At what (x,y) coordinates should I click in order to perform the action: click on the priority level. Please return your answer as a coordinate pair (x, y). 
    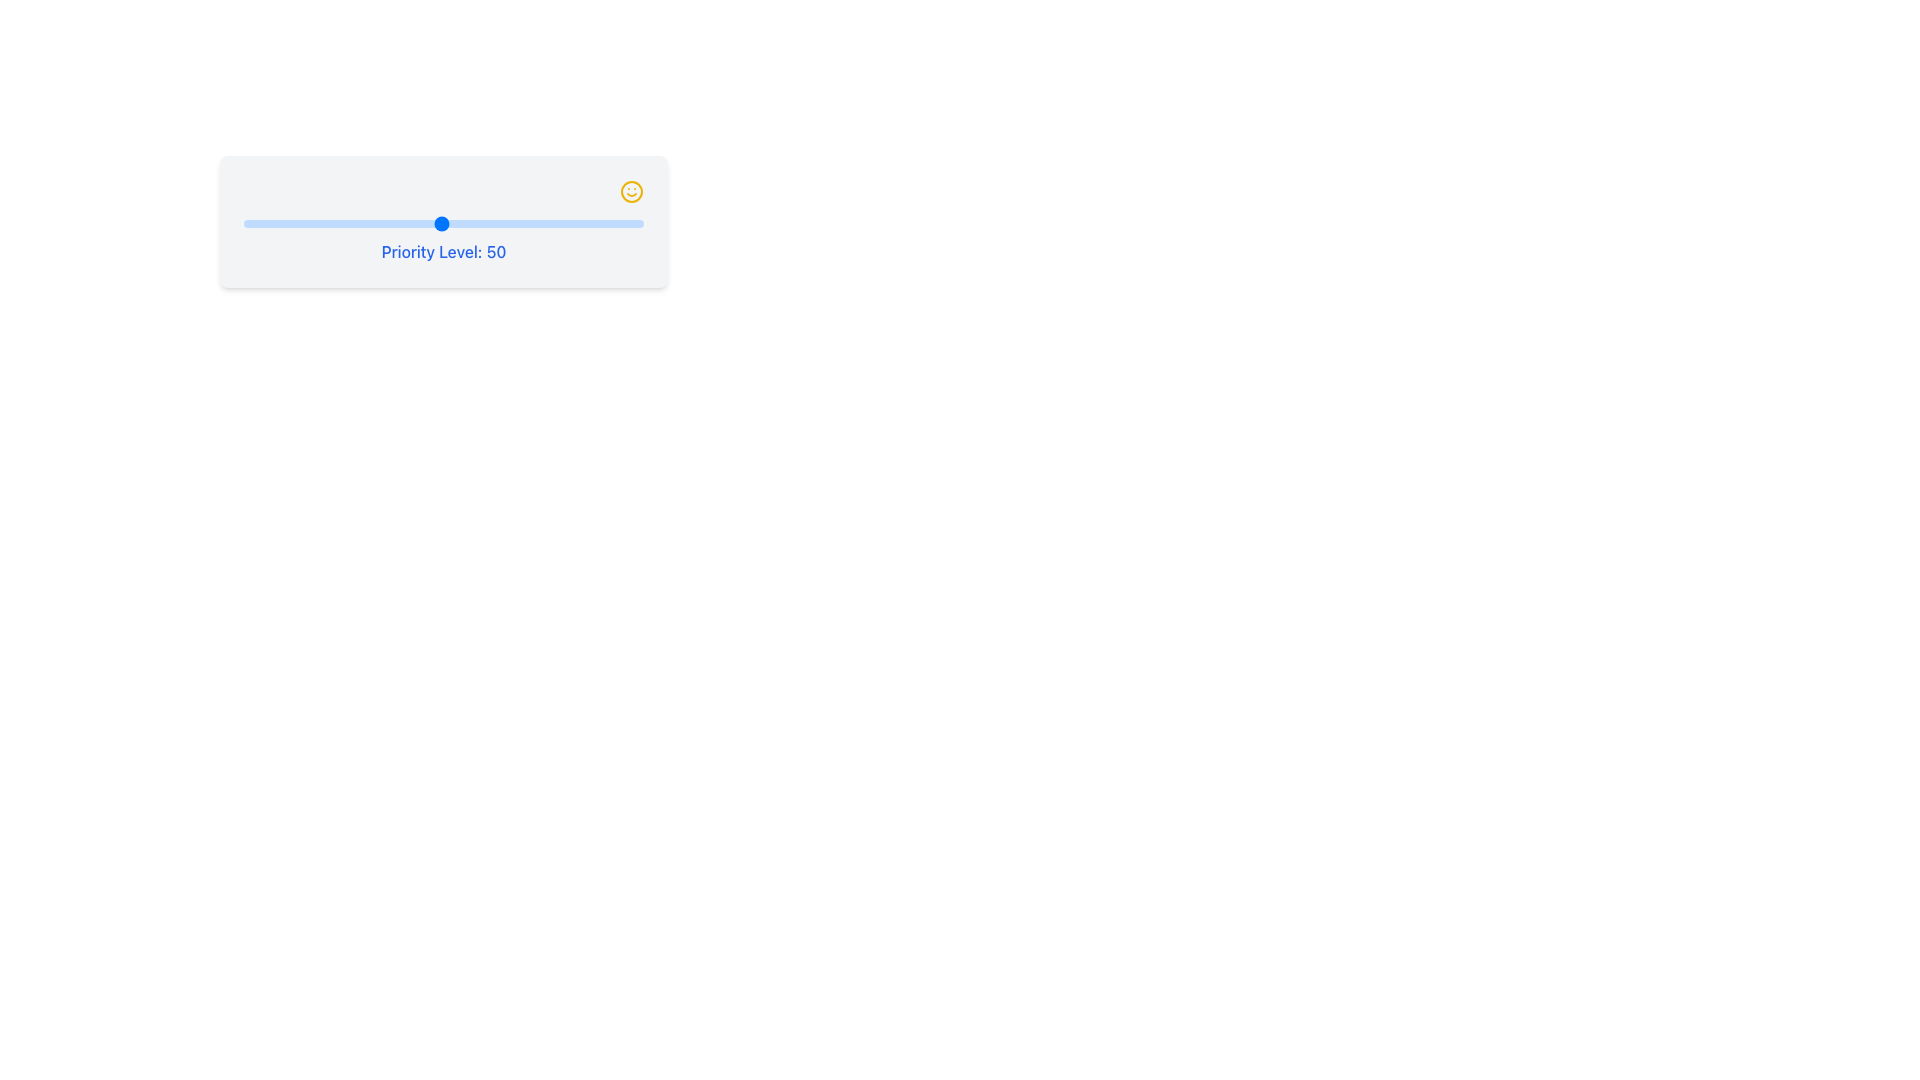
    Looking at the image, I should click on (247, 223).